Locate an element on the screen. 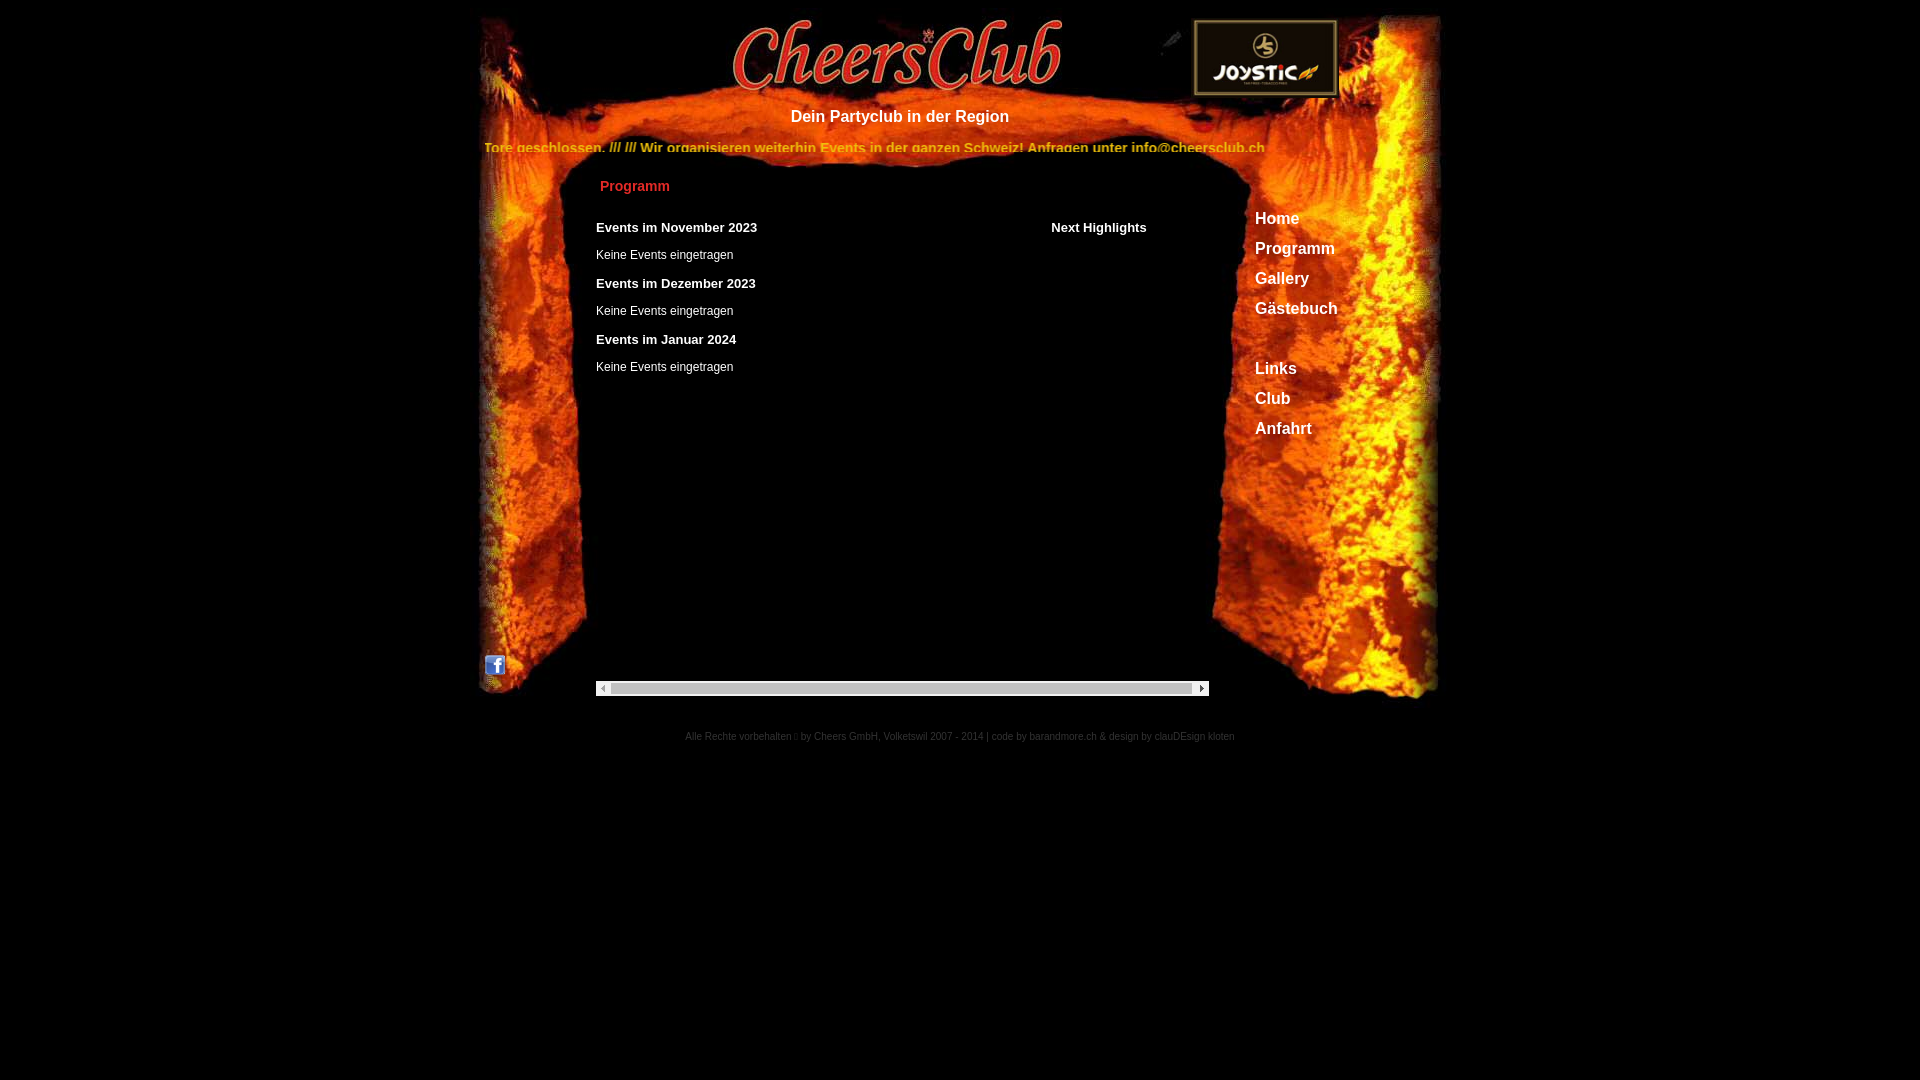  'Club' is located at coordinates (1271, 398).